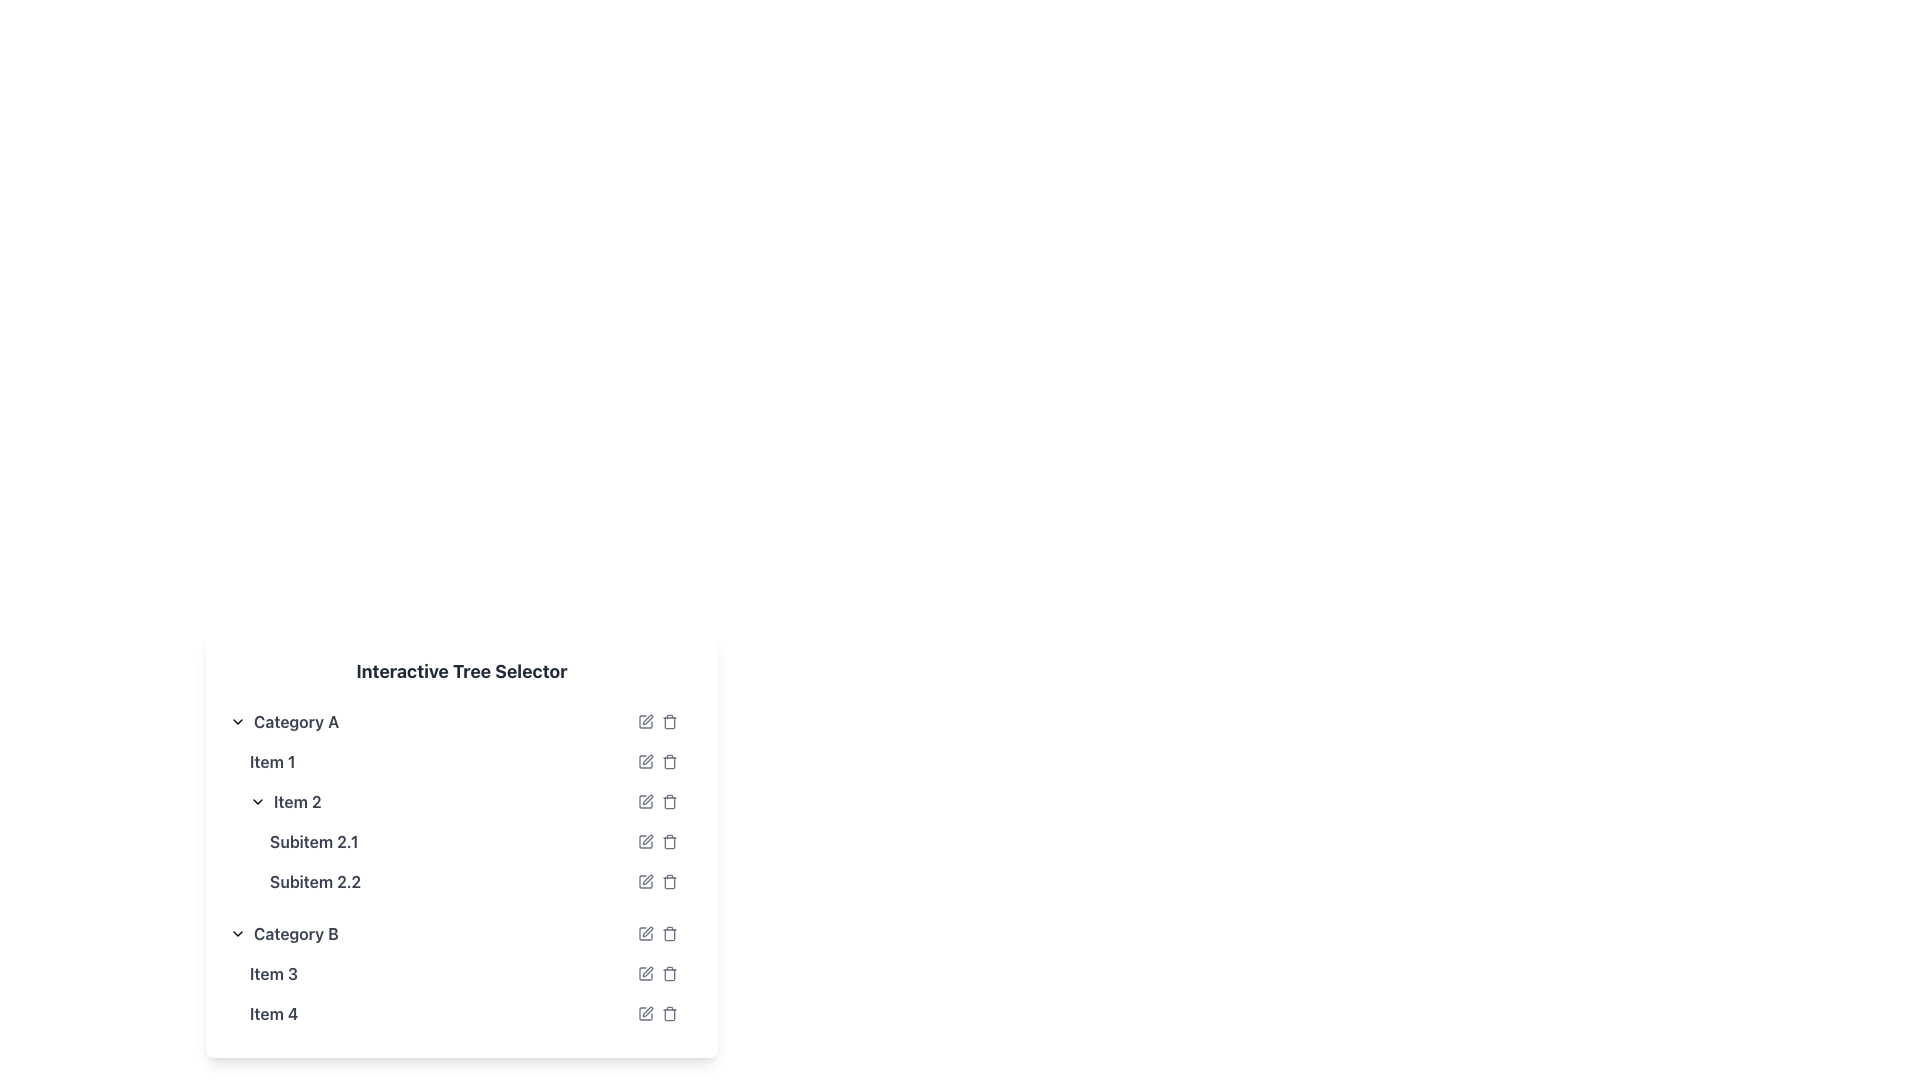 The image size is (1920, 1080). I want to click on the Trash Bin icon associated with 'Item 2', so click(670, 801).